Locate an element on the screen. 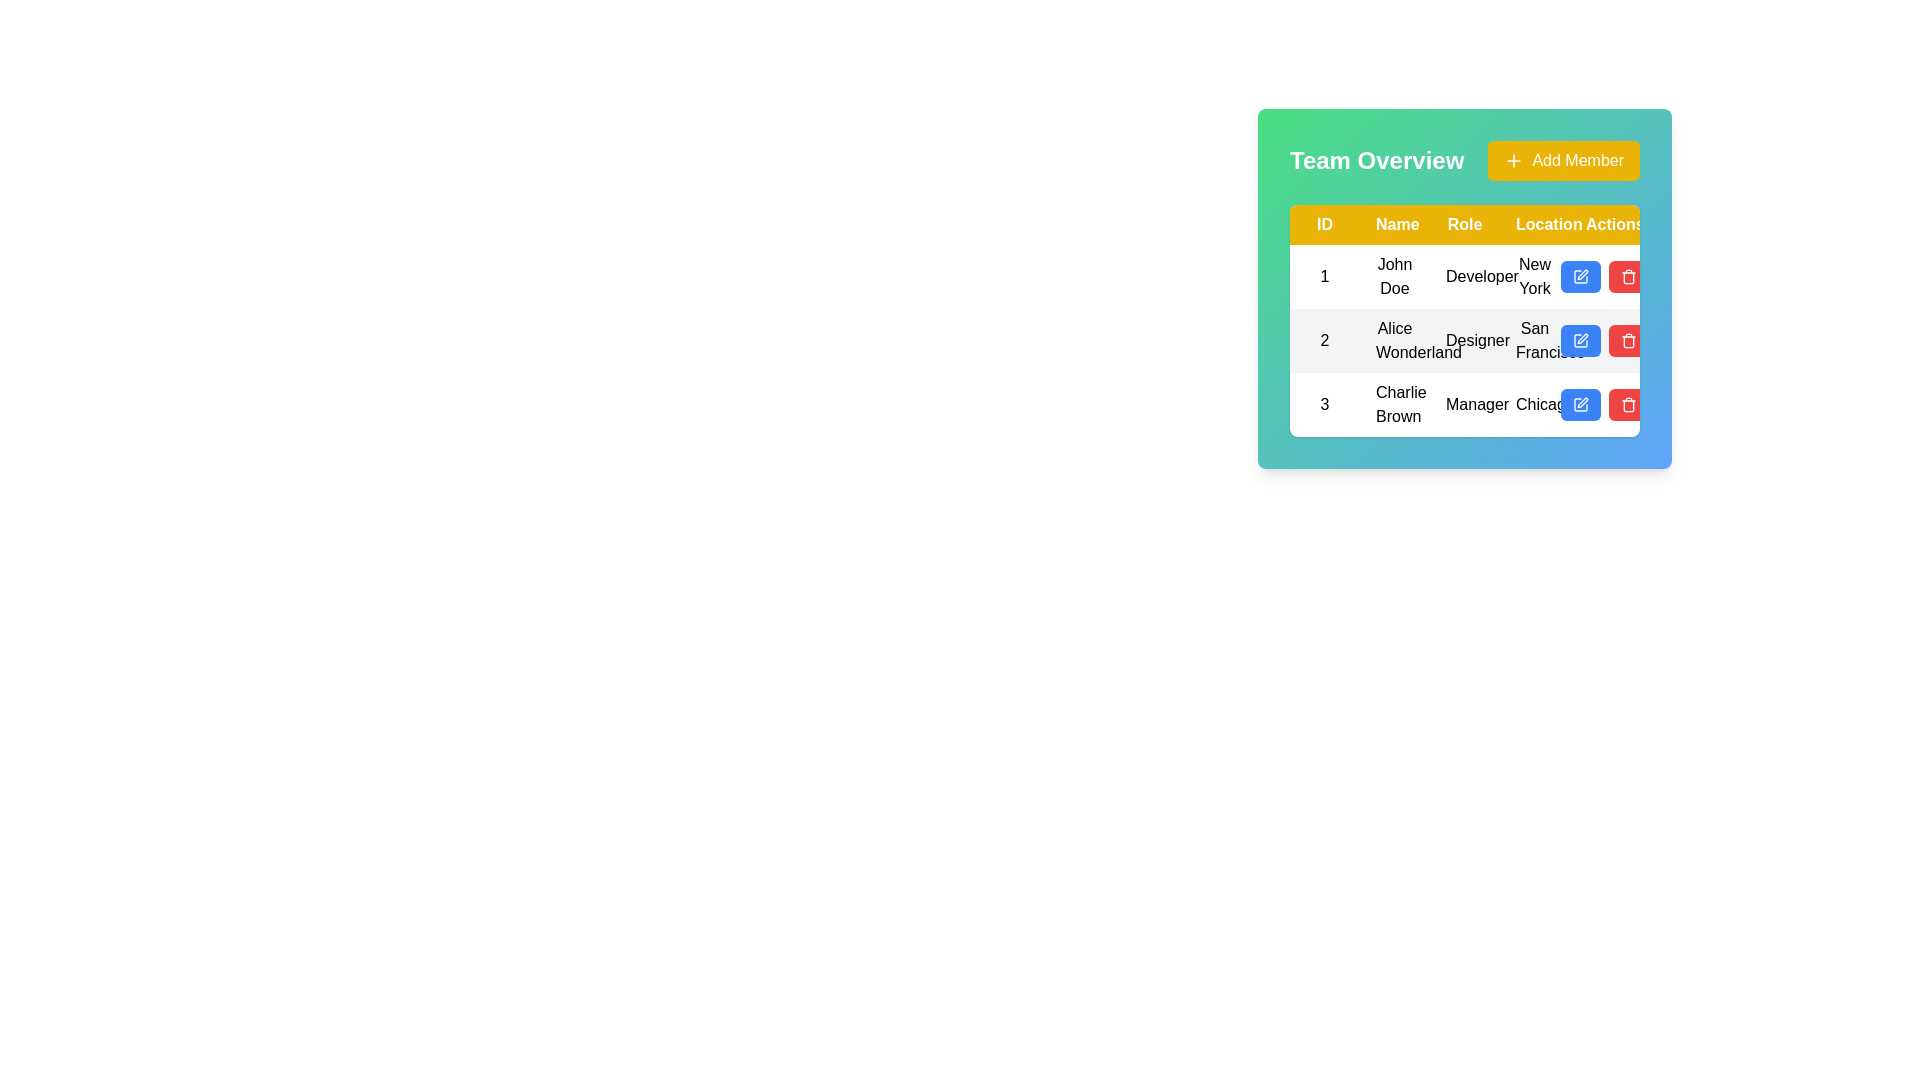 Image resolution: width=1920 pixels, height=1080 pixels. the blue rectangular button with a pencil icon located in the Actions column of the third row for 'Charlie Brown' is located at coordinates (1579, 405).